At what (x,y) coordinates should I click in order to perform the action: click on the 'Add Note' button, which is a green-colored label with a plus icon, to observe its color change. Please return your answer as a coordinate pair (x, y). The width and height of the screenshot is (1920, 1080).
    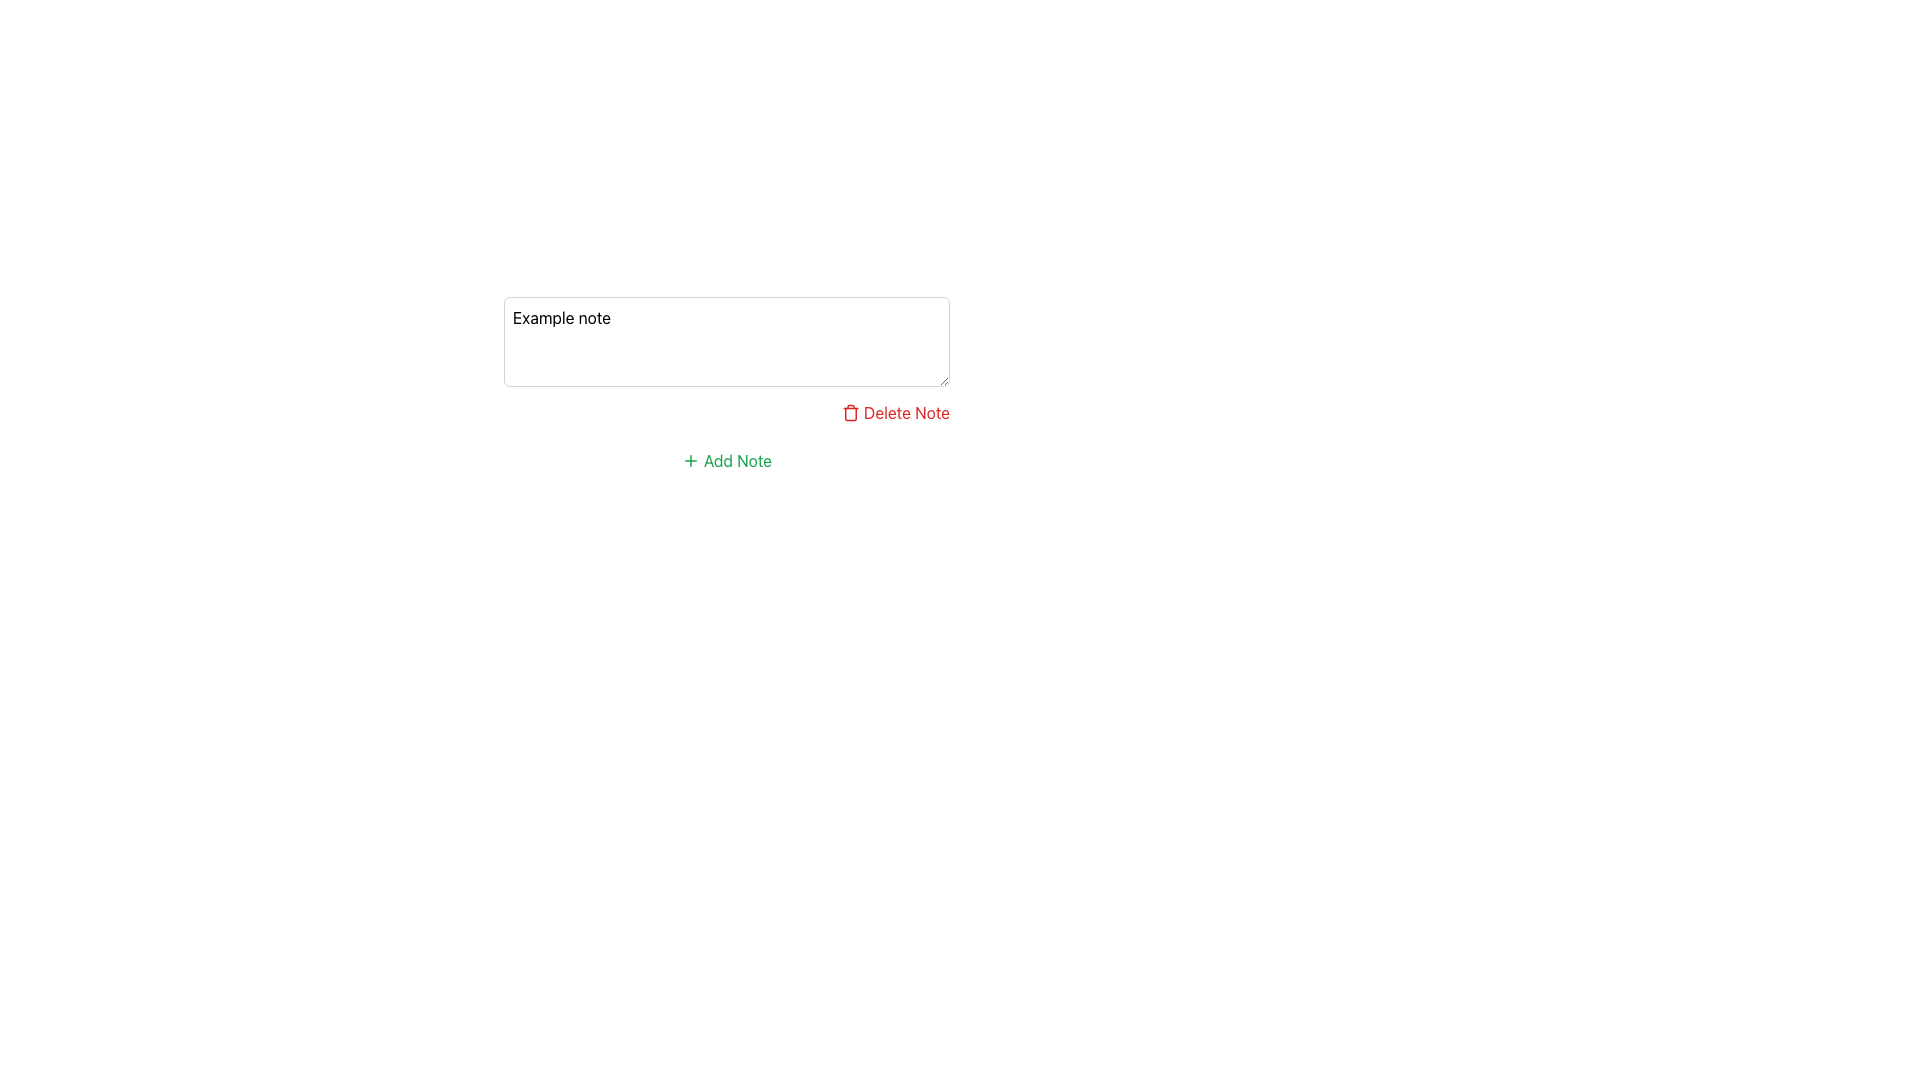
    Looking at the image, I should click on (725, 461).